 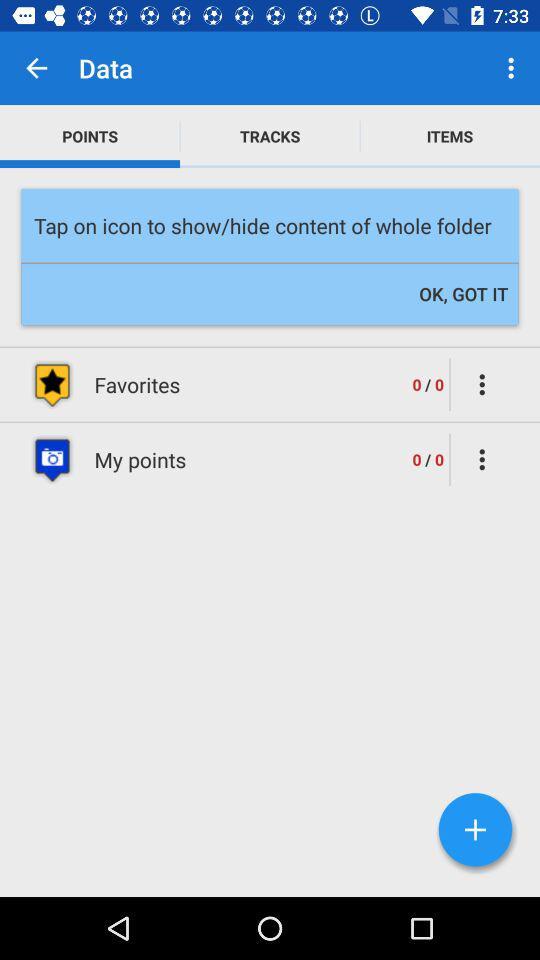 What do you see at coordinates (36, 68) in the screenshot?
I see `the icon next to the data` at bounding box center [36, 68].